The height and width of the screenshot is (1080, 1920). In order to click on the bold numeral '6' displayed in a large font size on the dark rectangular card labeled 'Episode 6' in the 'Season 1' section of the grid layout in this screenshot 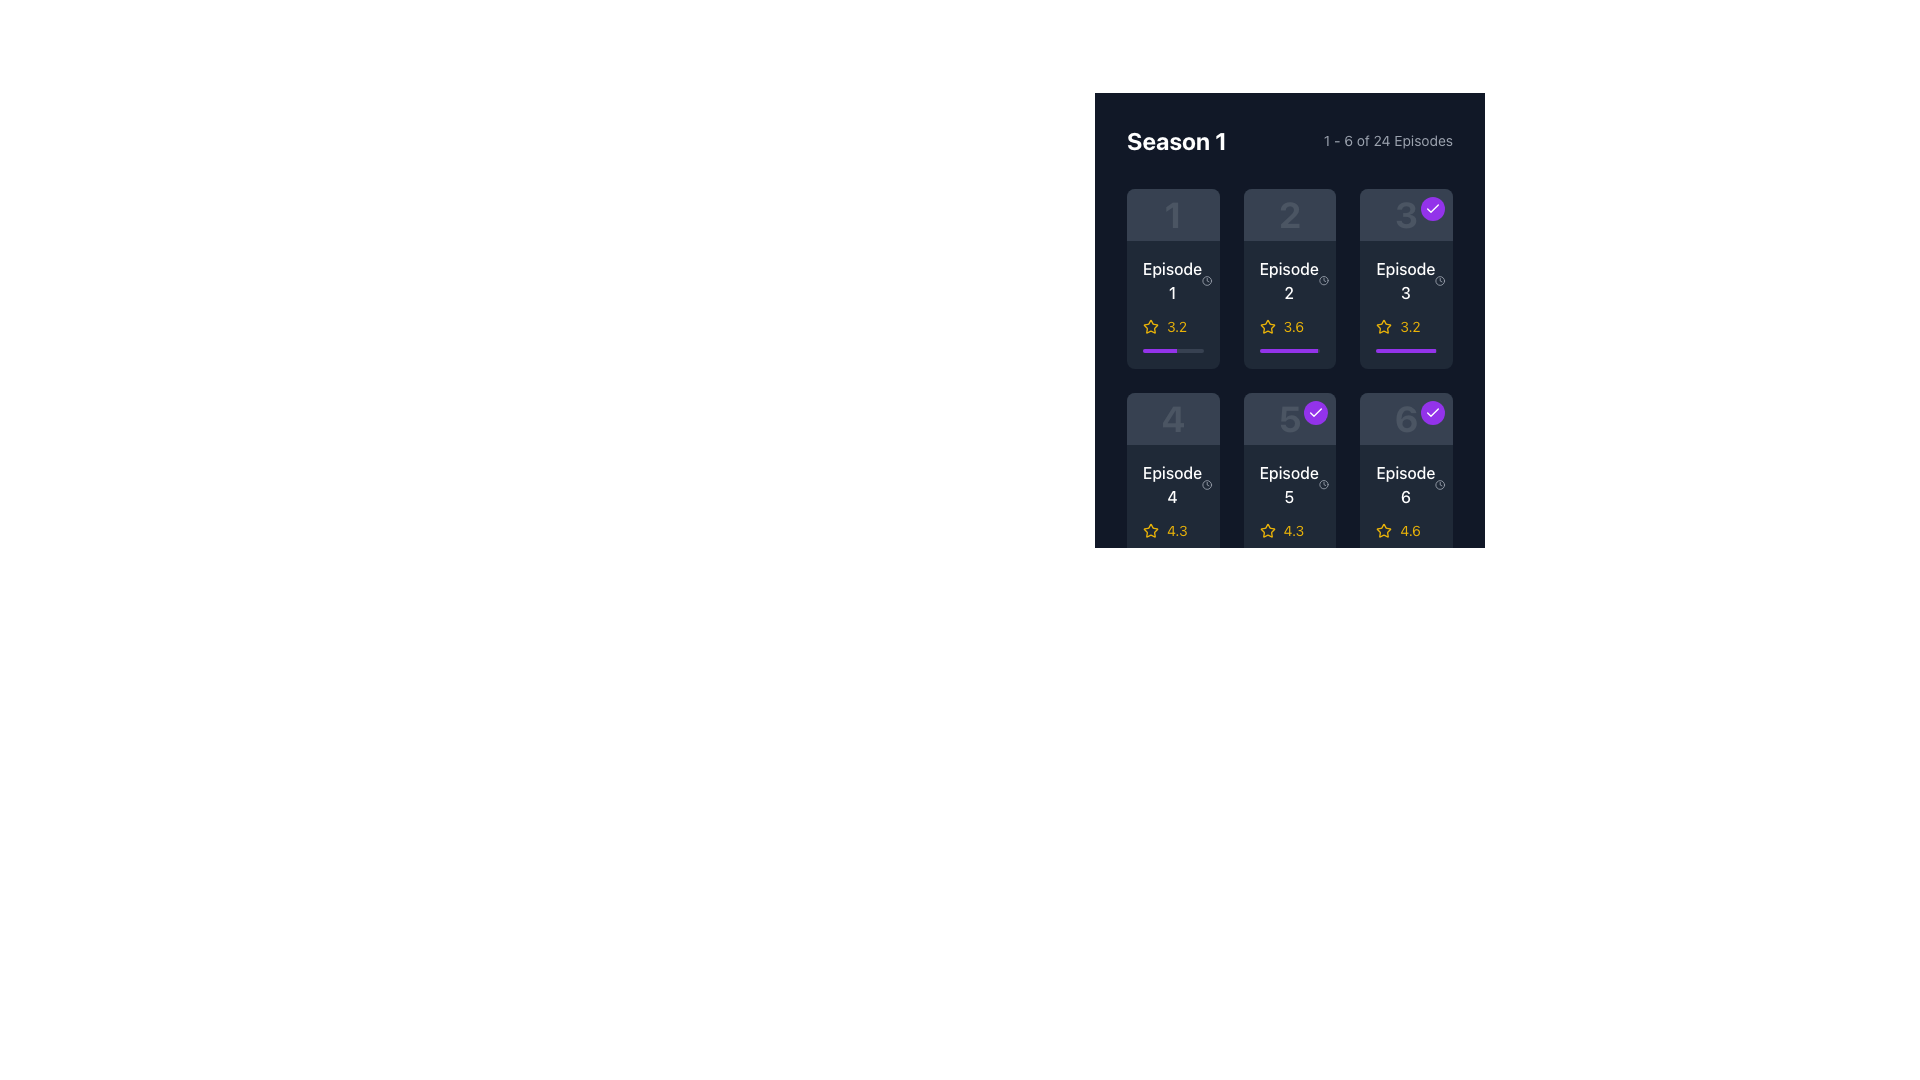, I will do `click(1405, 418)`.